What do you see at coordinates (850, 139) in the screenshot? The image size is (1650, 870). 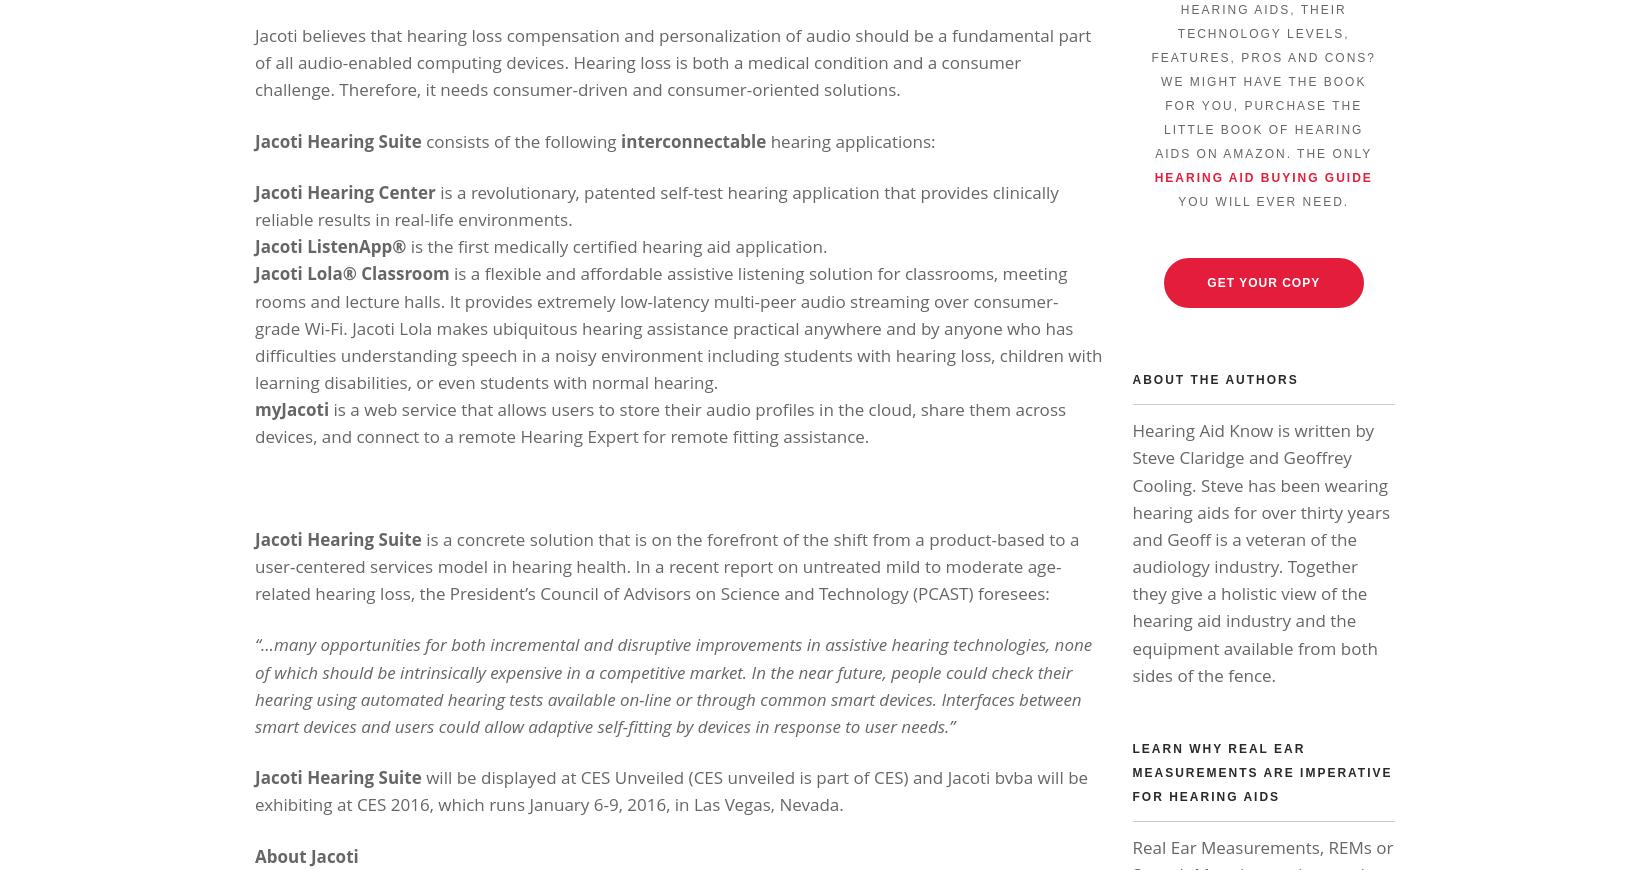 I see `'hearing applications:'` at bounding box center [850, 139].